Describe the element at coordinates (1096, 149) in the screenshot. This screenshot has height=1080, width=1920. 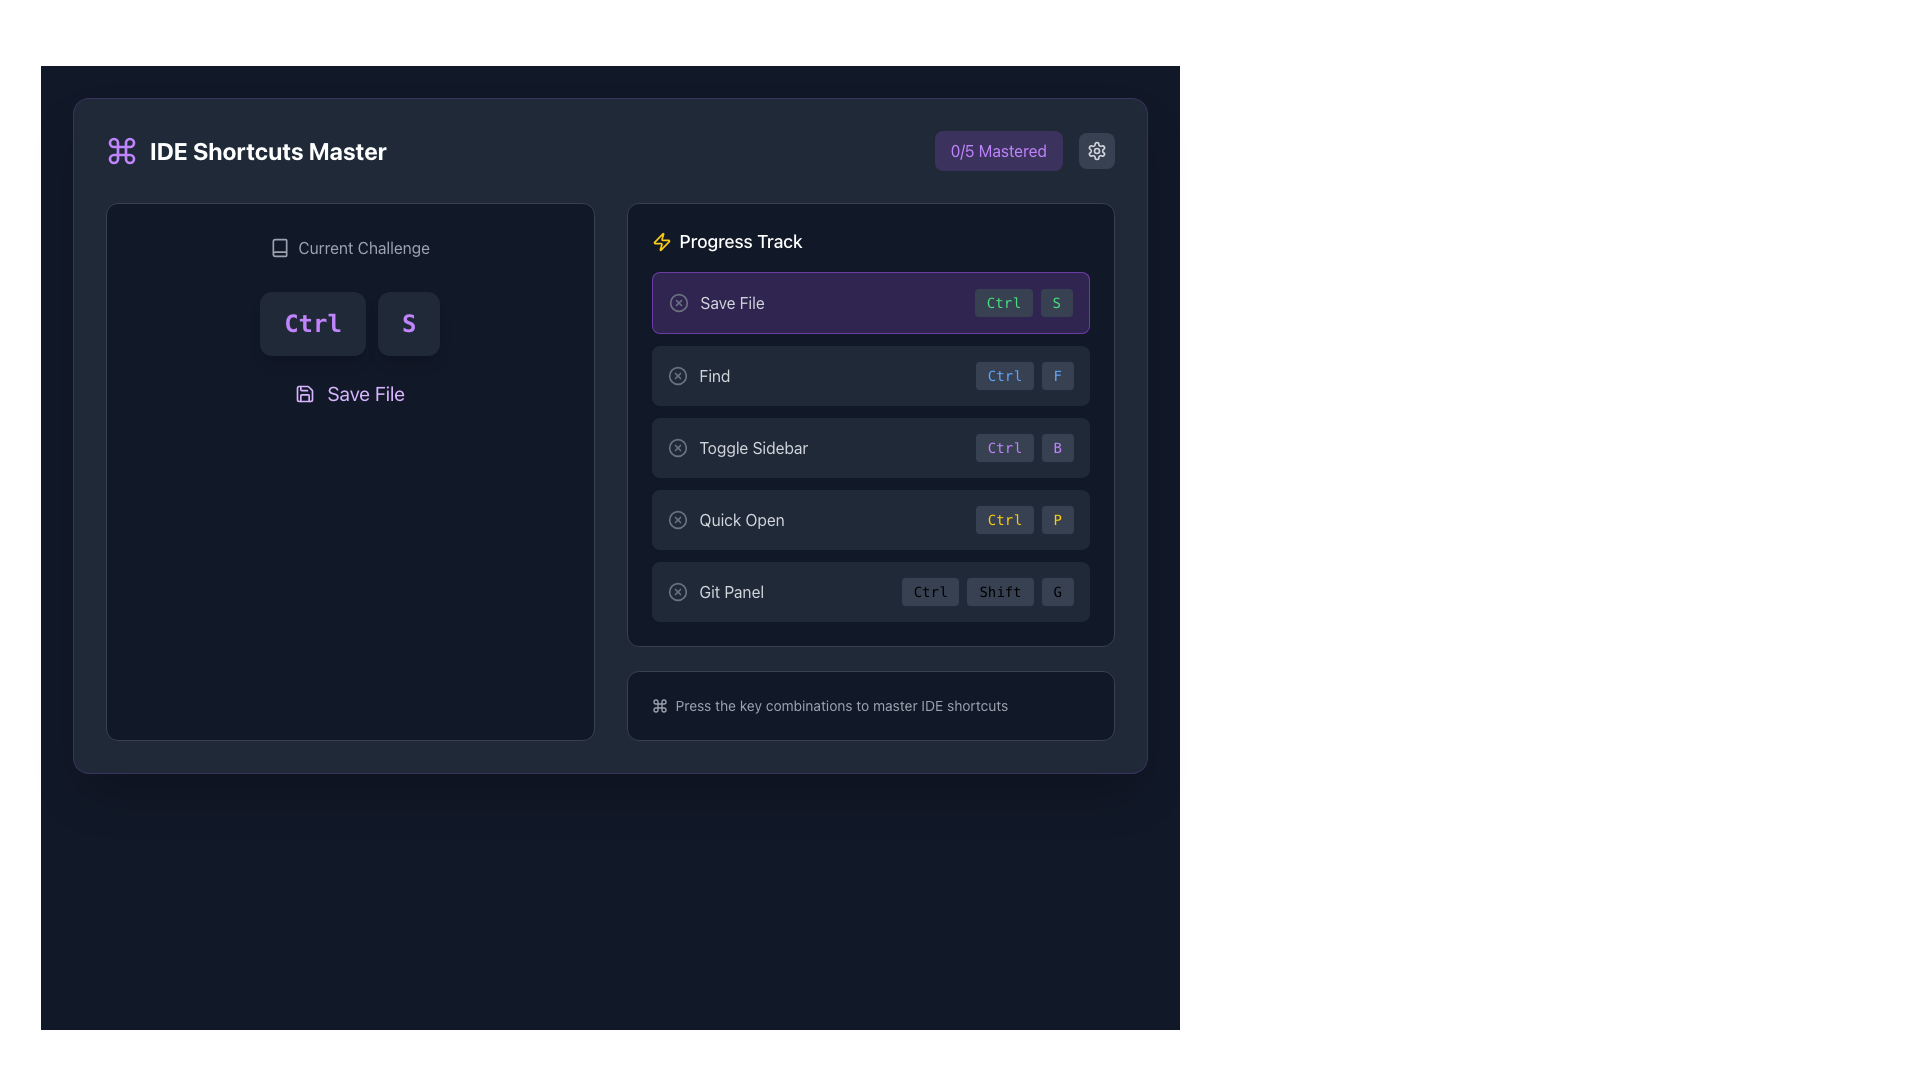
I see `the settings icon located in the top-right corner of the interface` at that location.